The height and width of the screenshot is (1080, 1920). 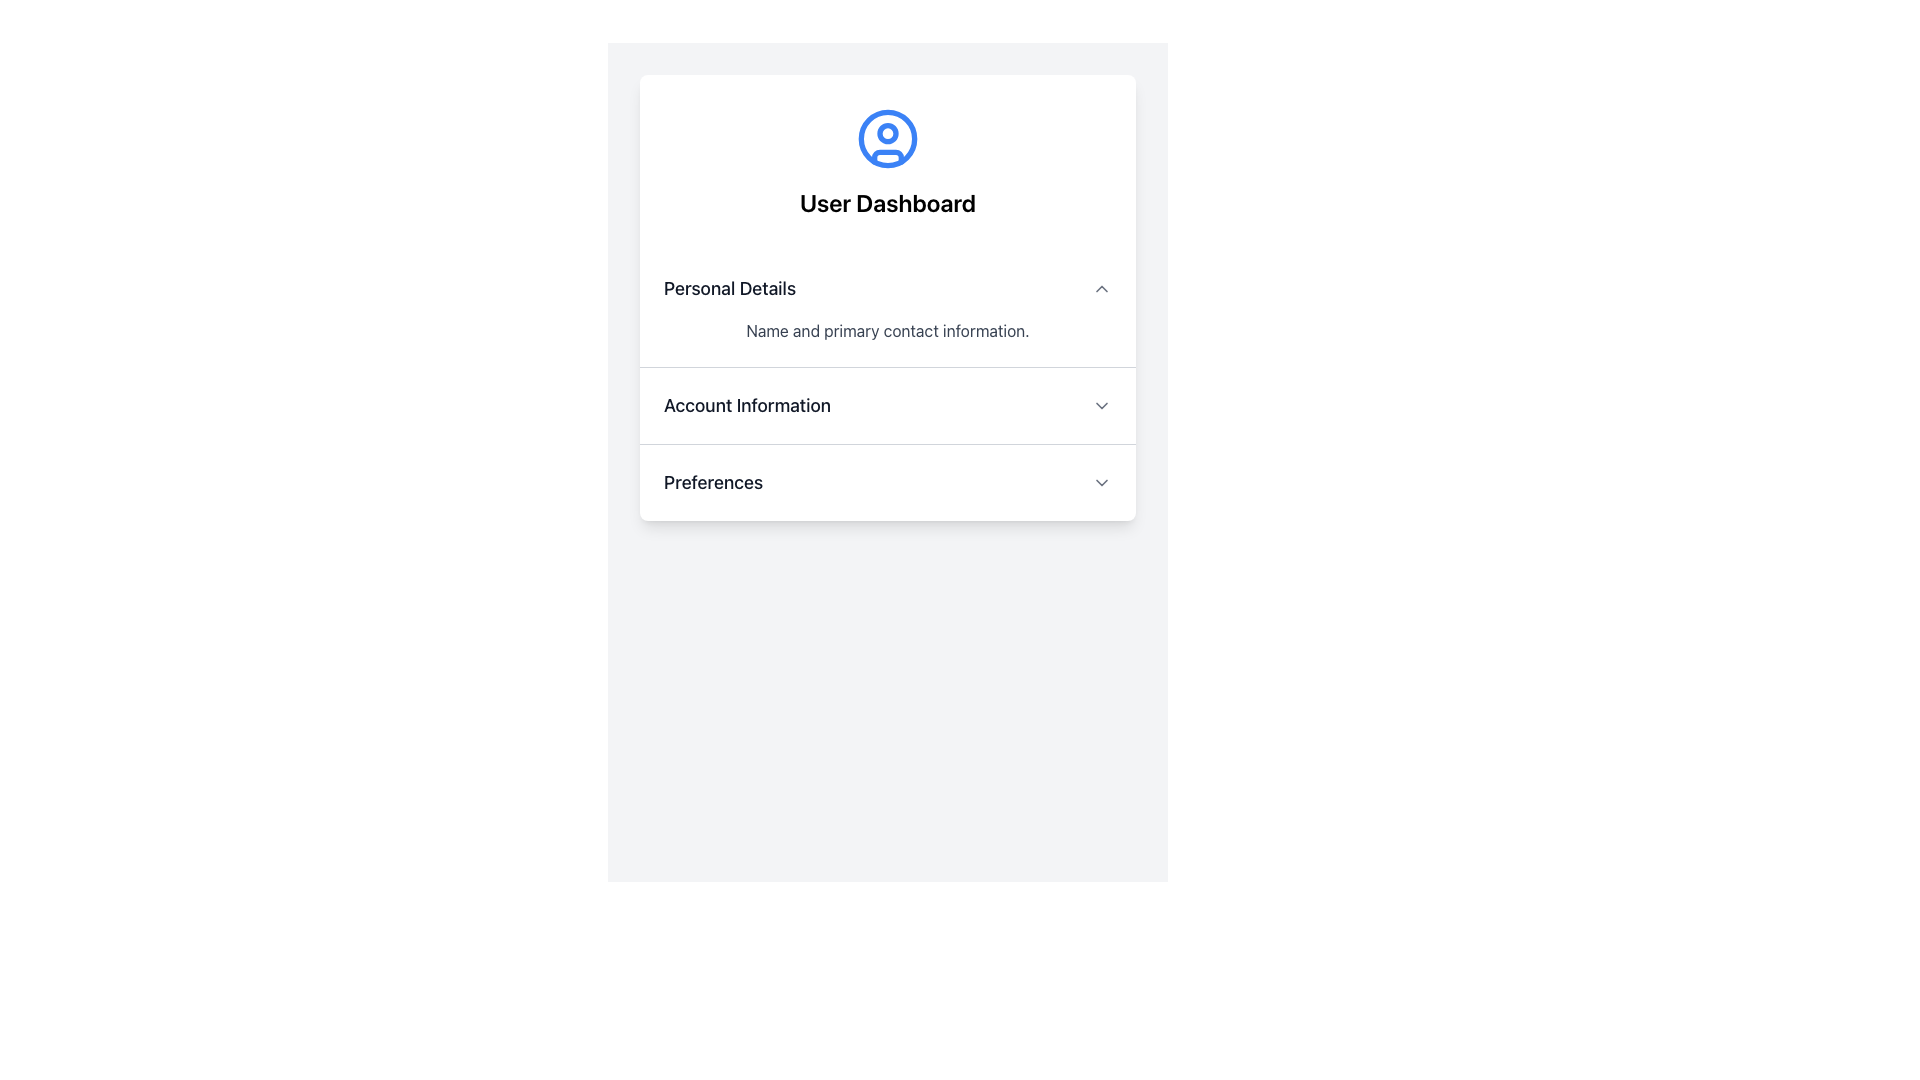 What do you see at coordinates (713, 482) in the screenshot?
I see `the clickable heading that serves as a section title for user preferences, positioned as the first item in a vertical list within a card layout` at bounding box center [713, 482].